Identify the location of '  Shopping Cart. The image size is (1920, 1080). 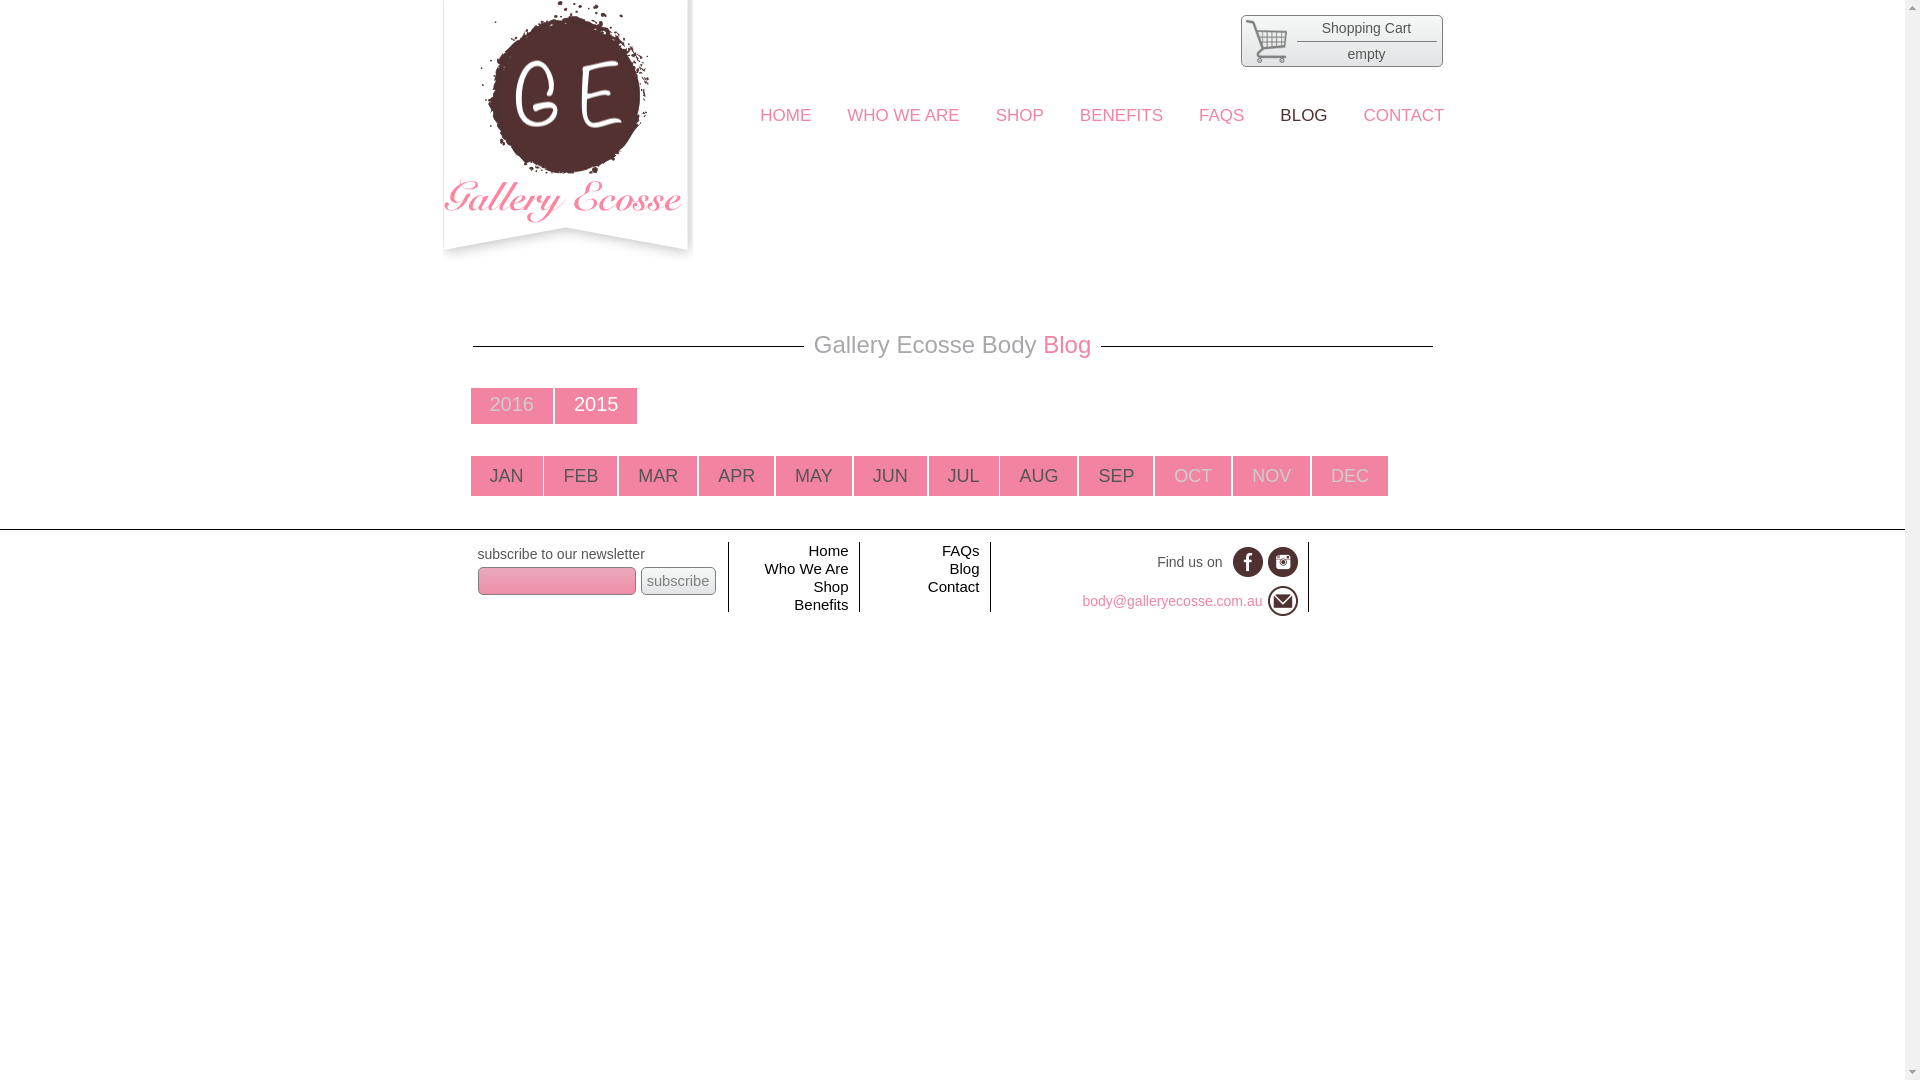
(1238, 41).